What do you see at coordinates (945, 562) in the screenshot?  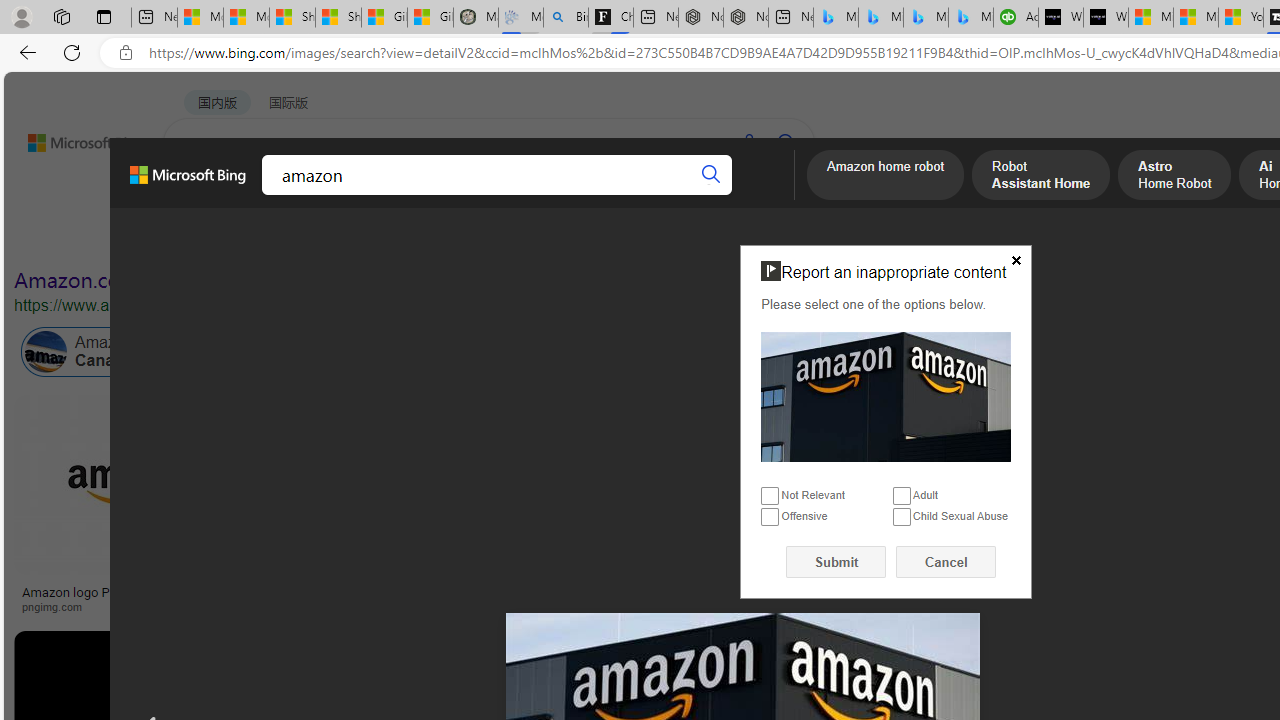 I see `'Cancel'` at bounding box center [945, 562].